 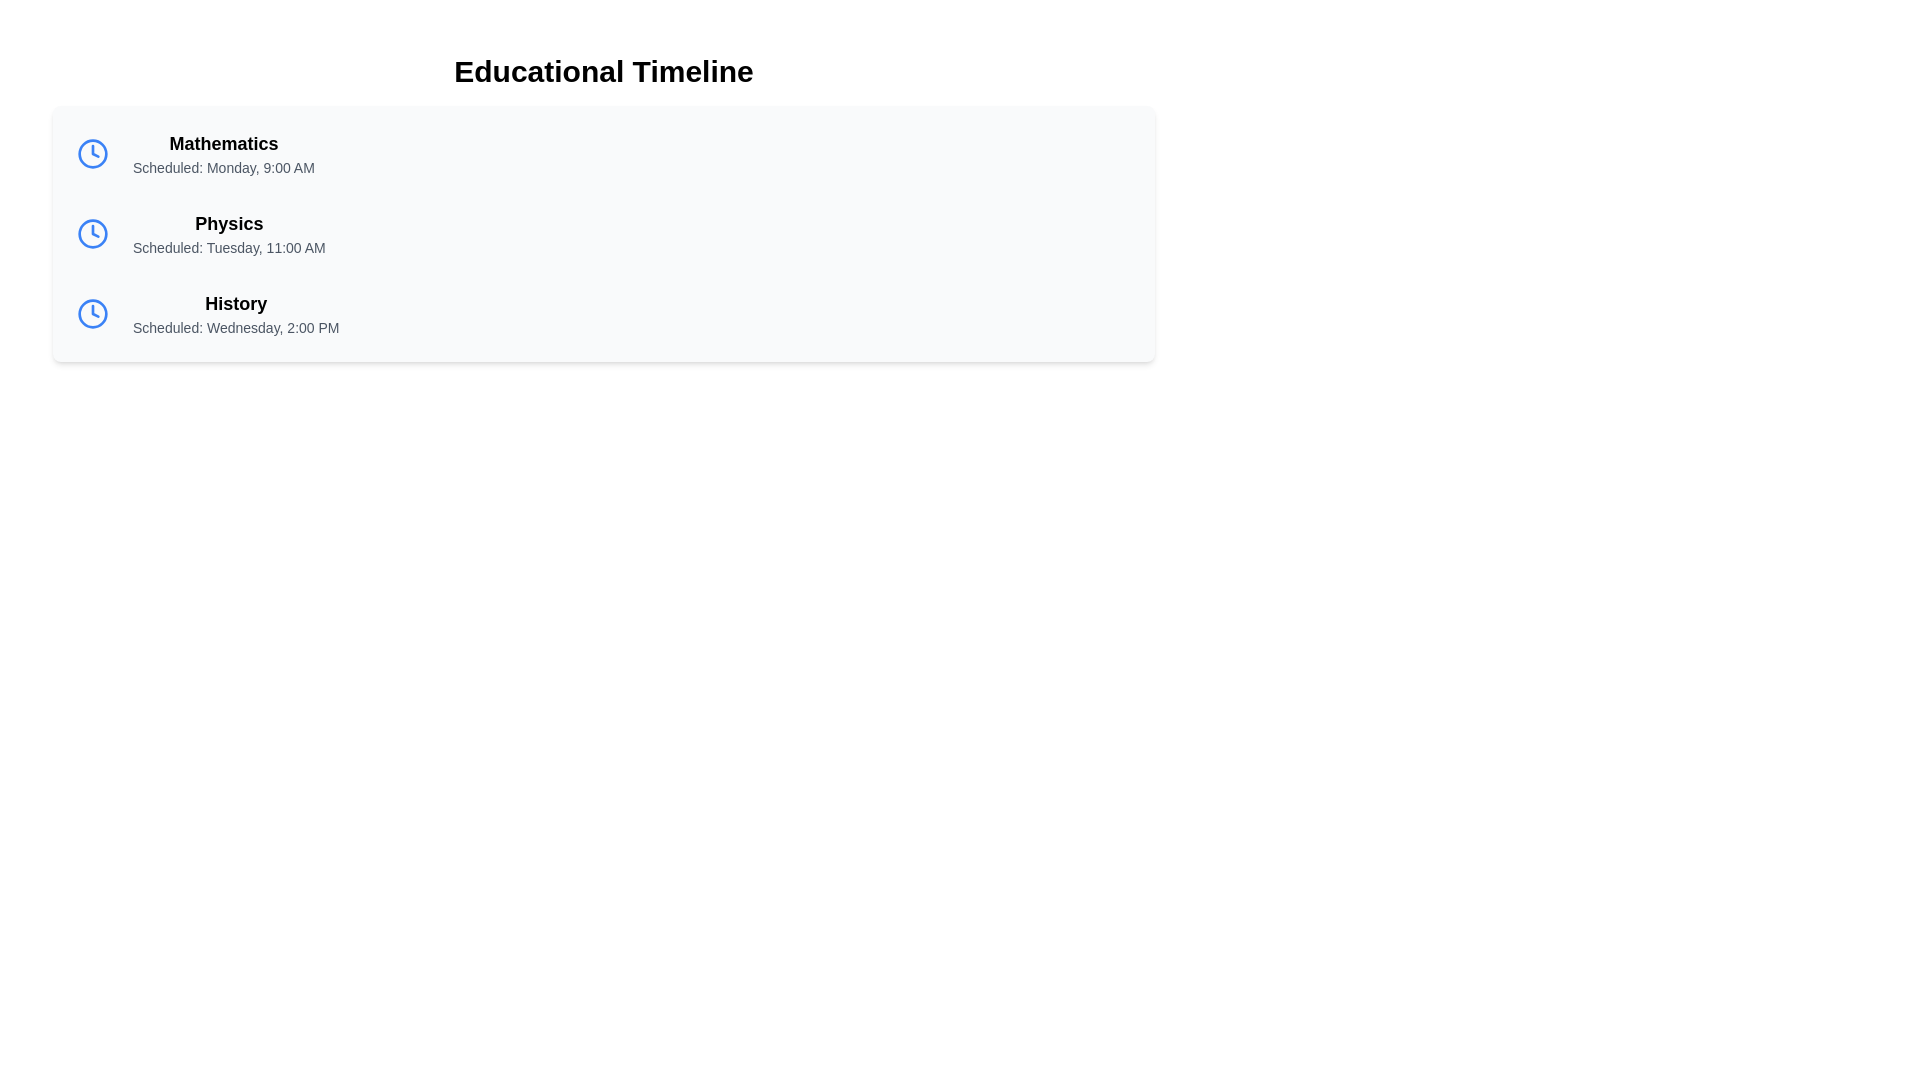 I want to click on information displayed in the Label titled 'Physics' which includes the scheduled time 'Tuesday, 11:00 AM', so click(x=229, y=233).